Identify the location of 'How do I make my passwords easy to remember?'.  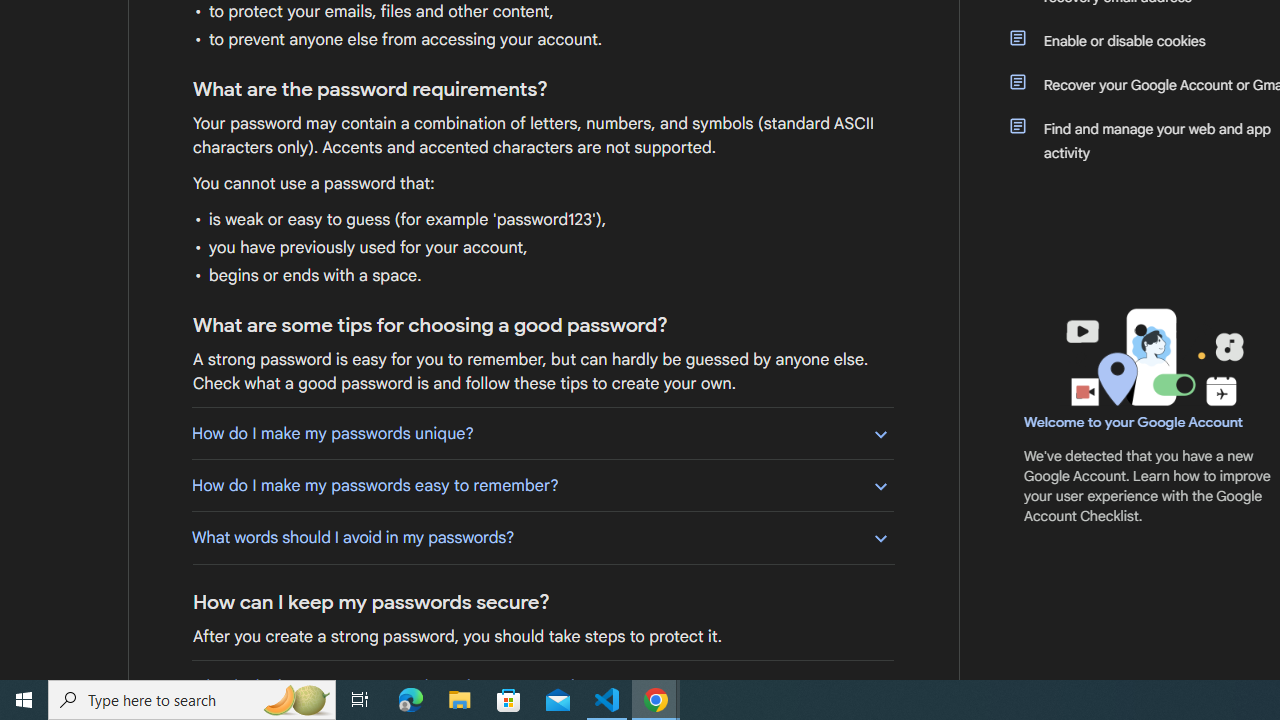
(542, 485).